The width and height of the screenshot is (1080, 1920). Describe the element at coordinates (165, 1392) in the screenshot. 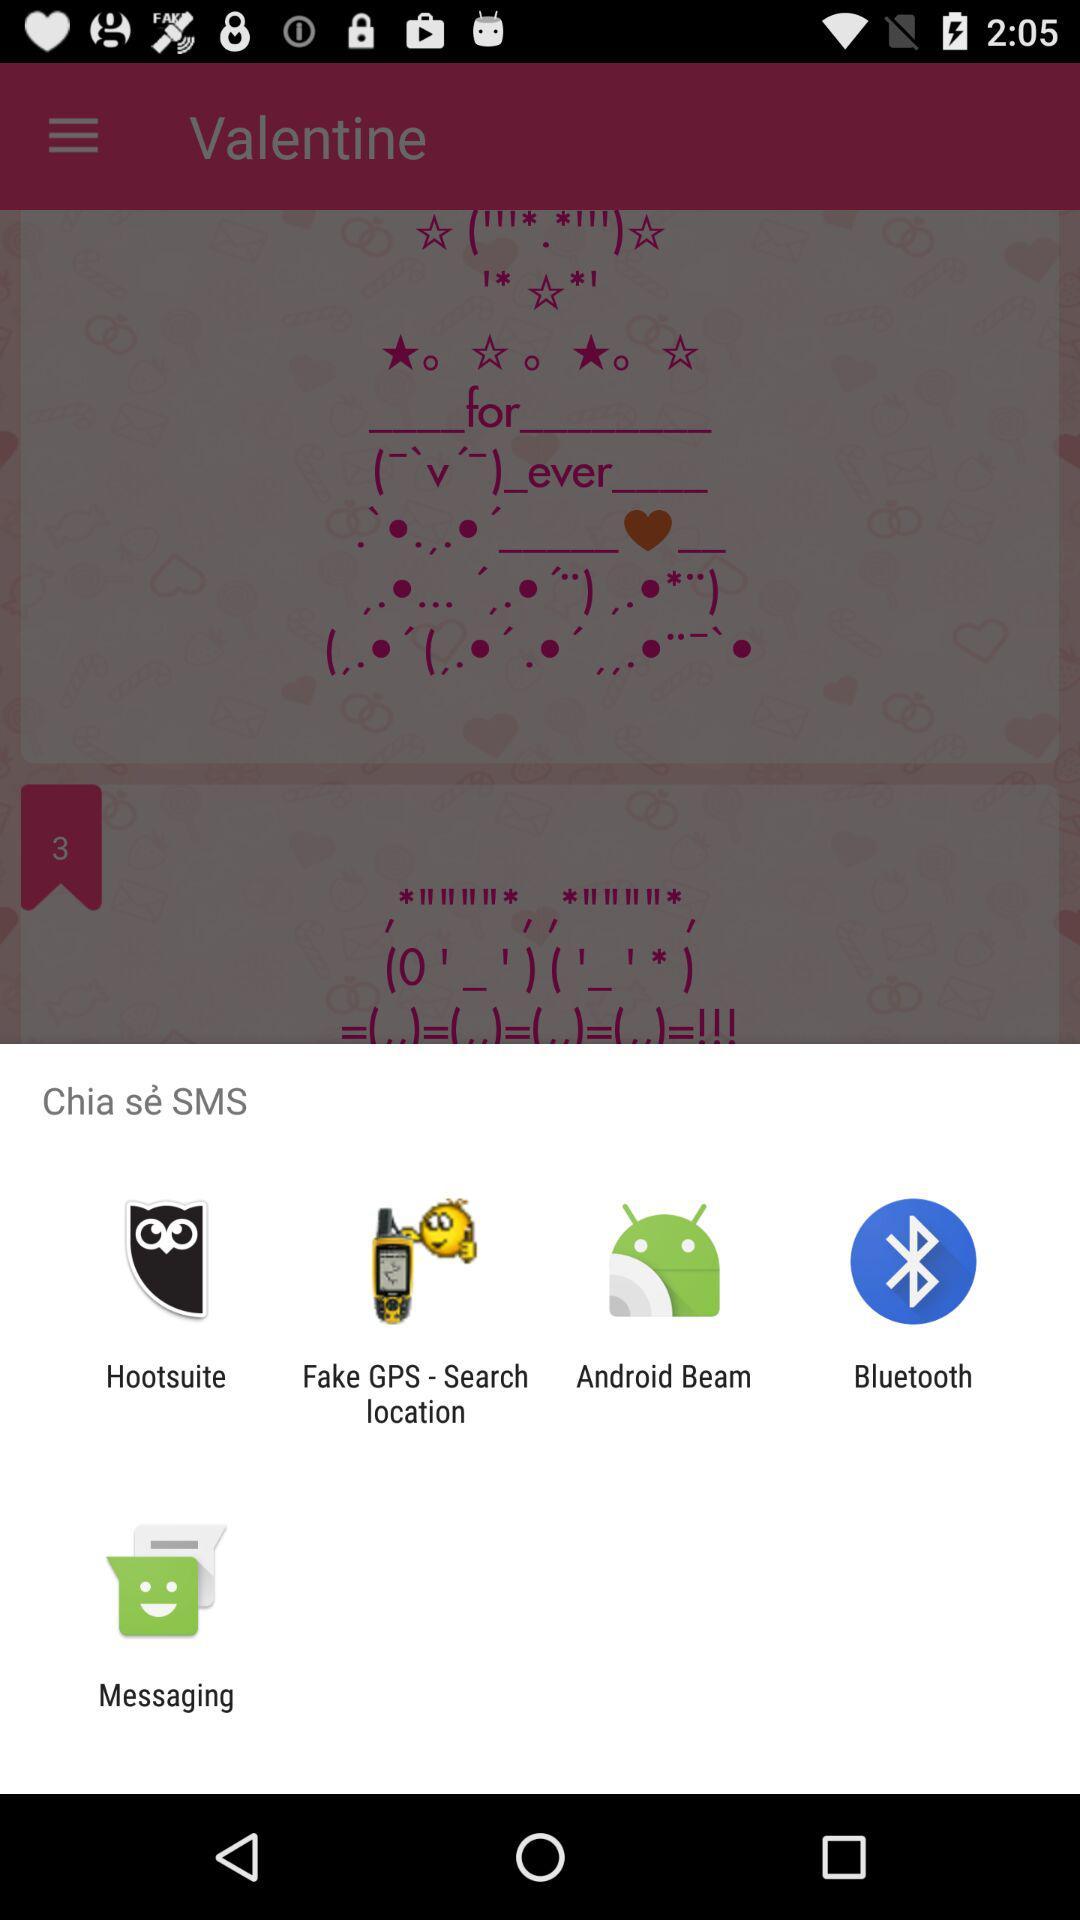

I see `the hootsuite icon` at that location.